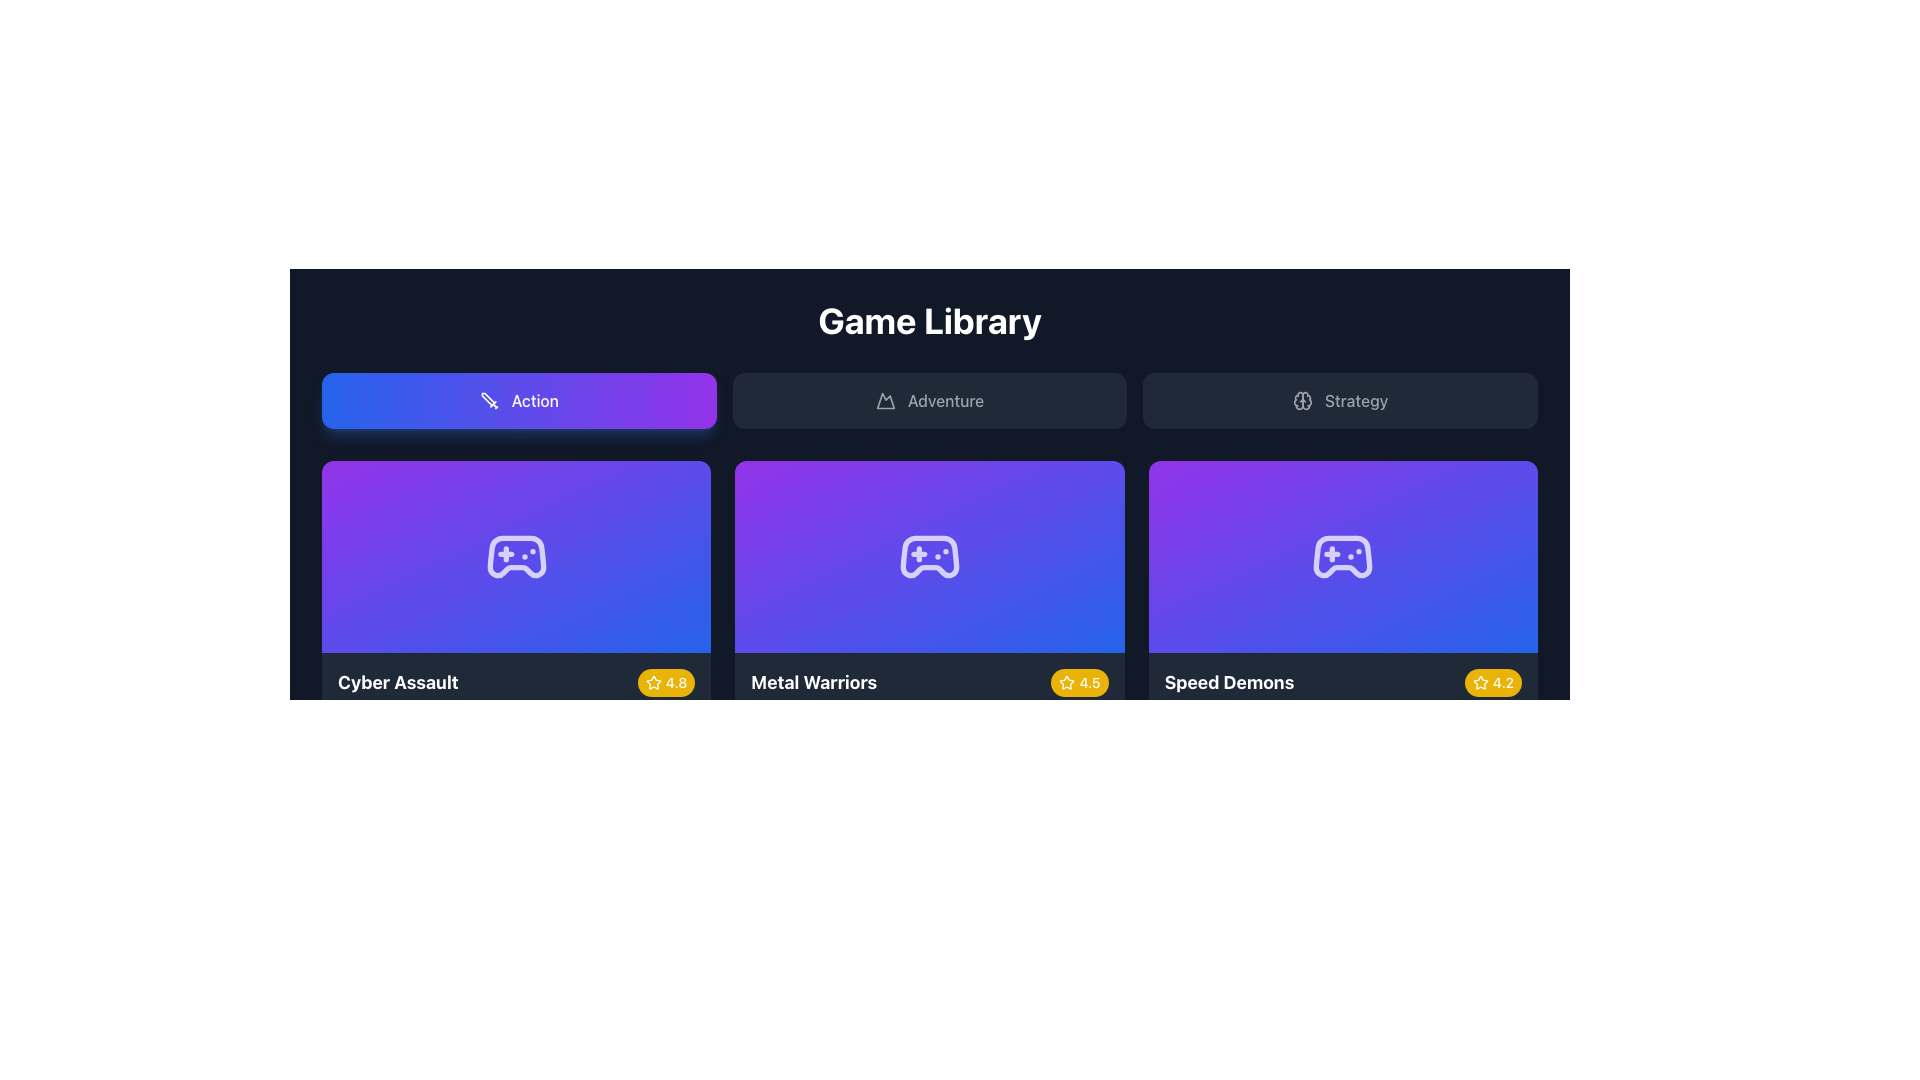  Describe the element at coordinates (944, 401) in the screenshot. I see `the text label 'Adventure' located centrally within the top interactive button` at that location.